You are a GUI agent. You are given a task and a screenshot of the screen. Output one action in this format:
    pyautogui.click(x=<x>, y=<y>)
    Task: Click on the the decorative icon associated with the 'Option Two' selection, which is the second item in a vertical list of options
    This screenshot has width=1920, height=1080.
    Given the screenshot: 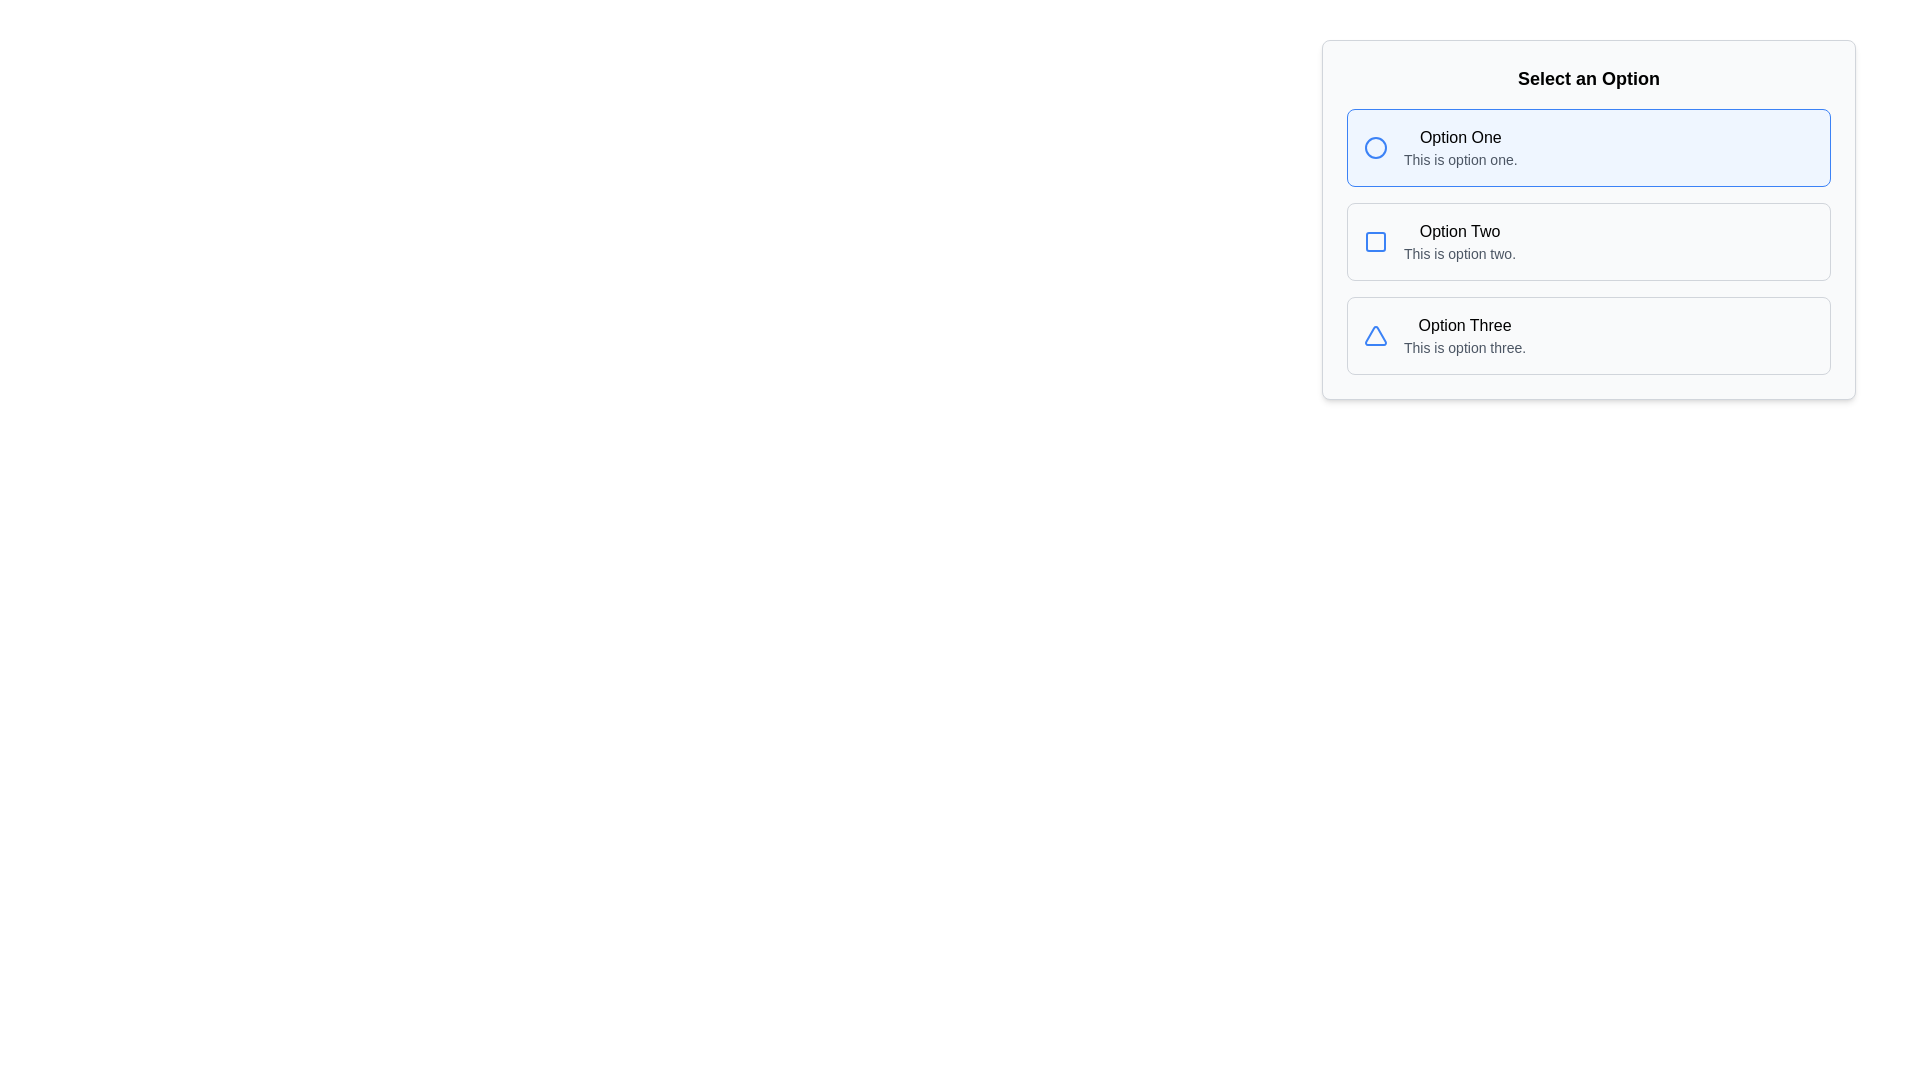 What is the action you would take?
    pyautogui.click(x=1375, y=241)
    